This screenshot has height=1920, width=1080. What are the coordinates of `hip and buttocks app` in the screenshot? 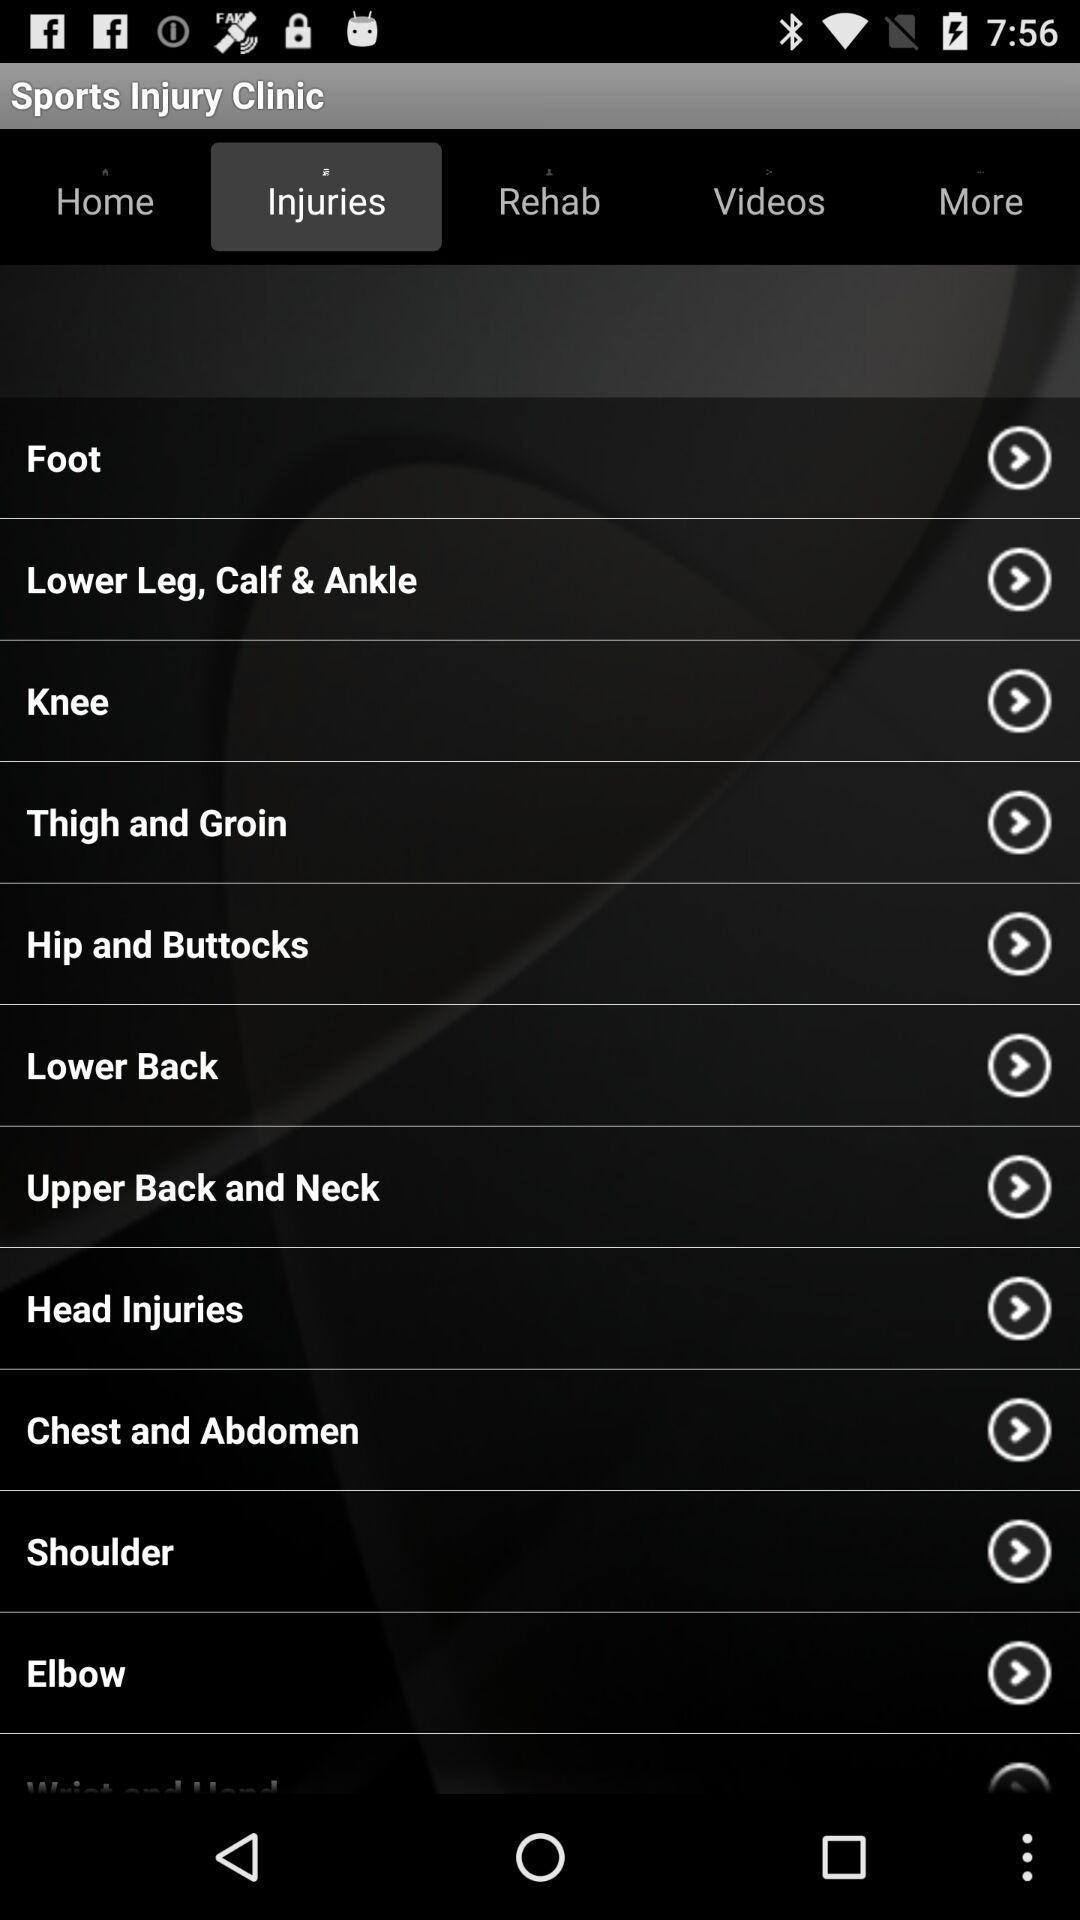 It's located at (166, 942).